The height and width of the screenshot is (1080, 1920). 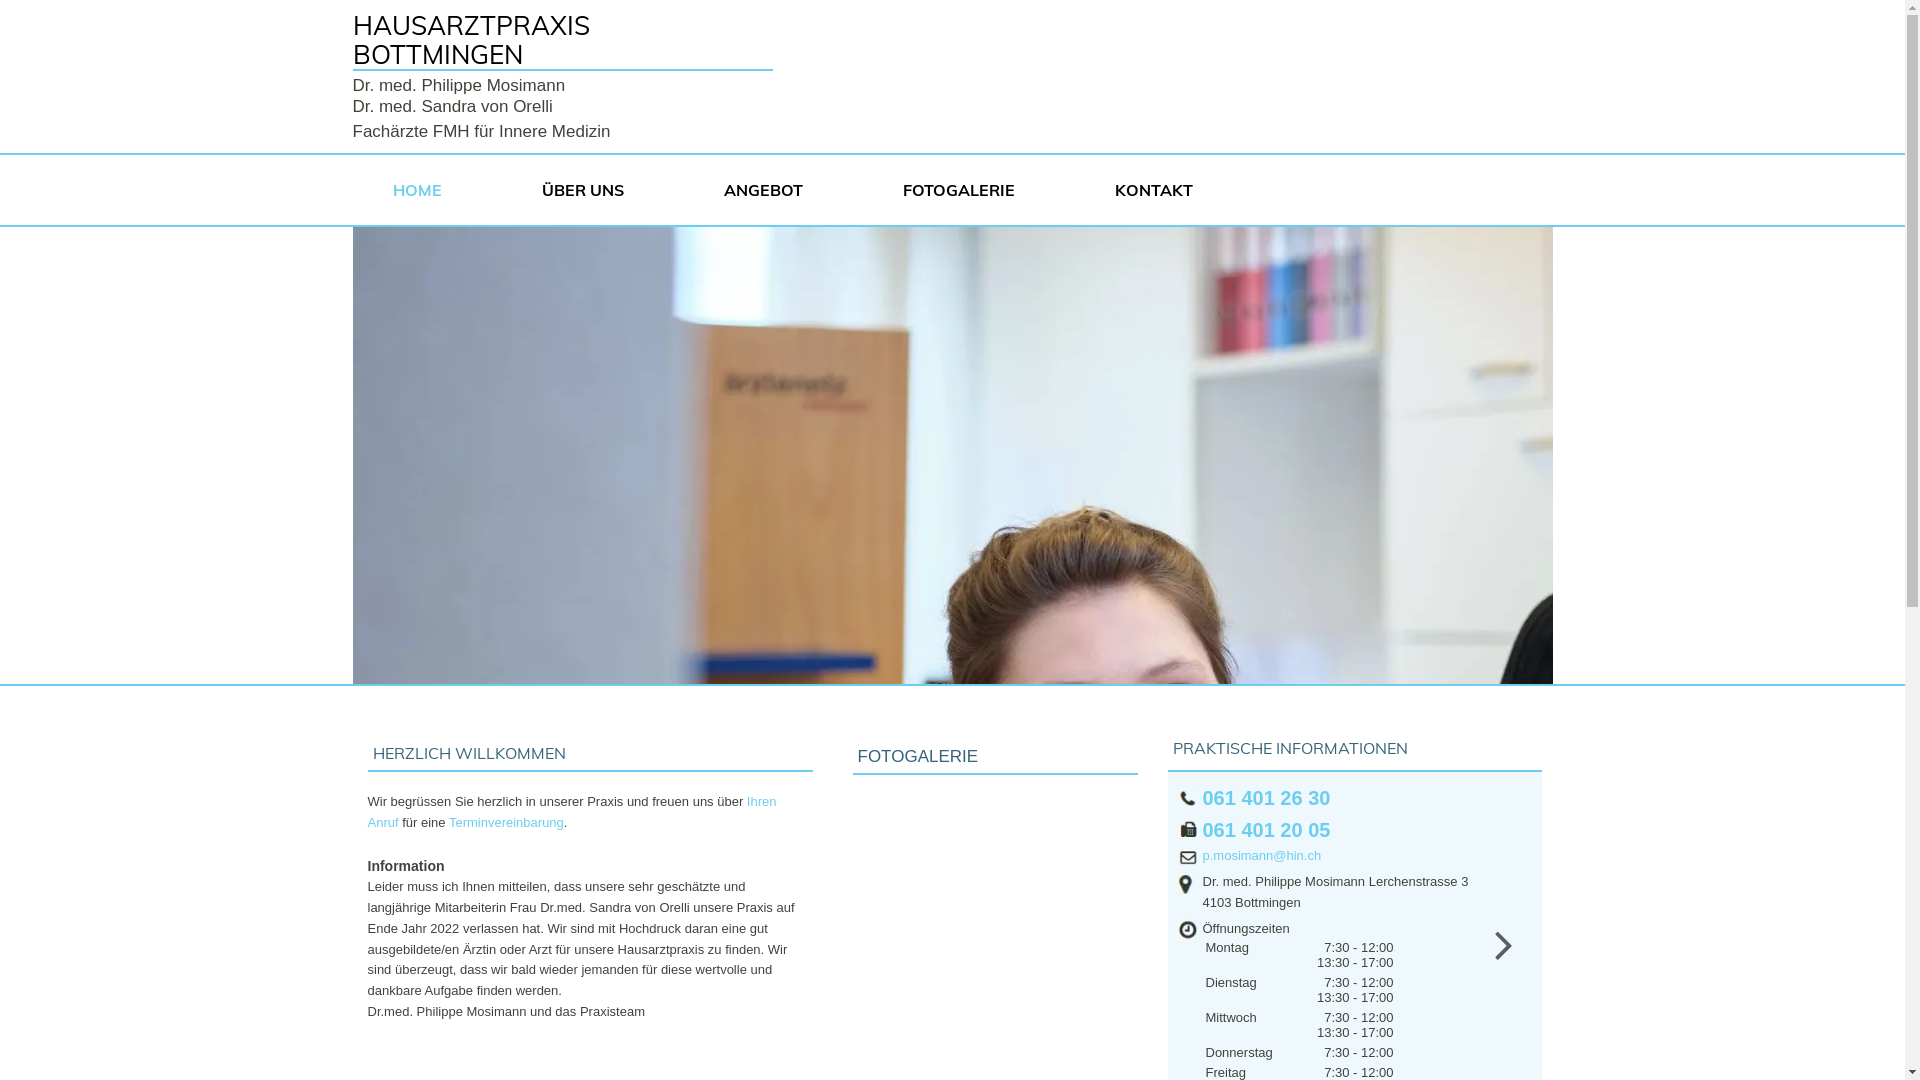 I want to click on 'ANGEBOT', so click(x=772, y=189).